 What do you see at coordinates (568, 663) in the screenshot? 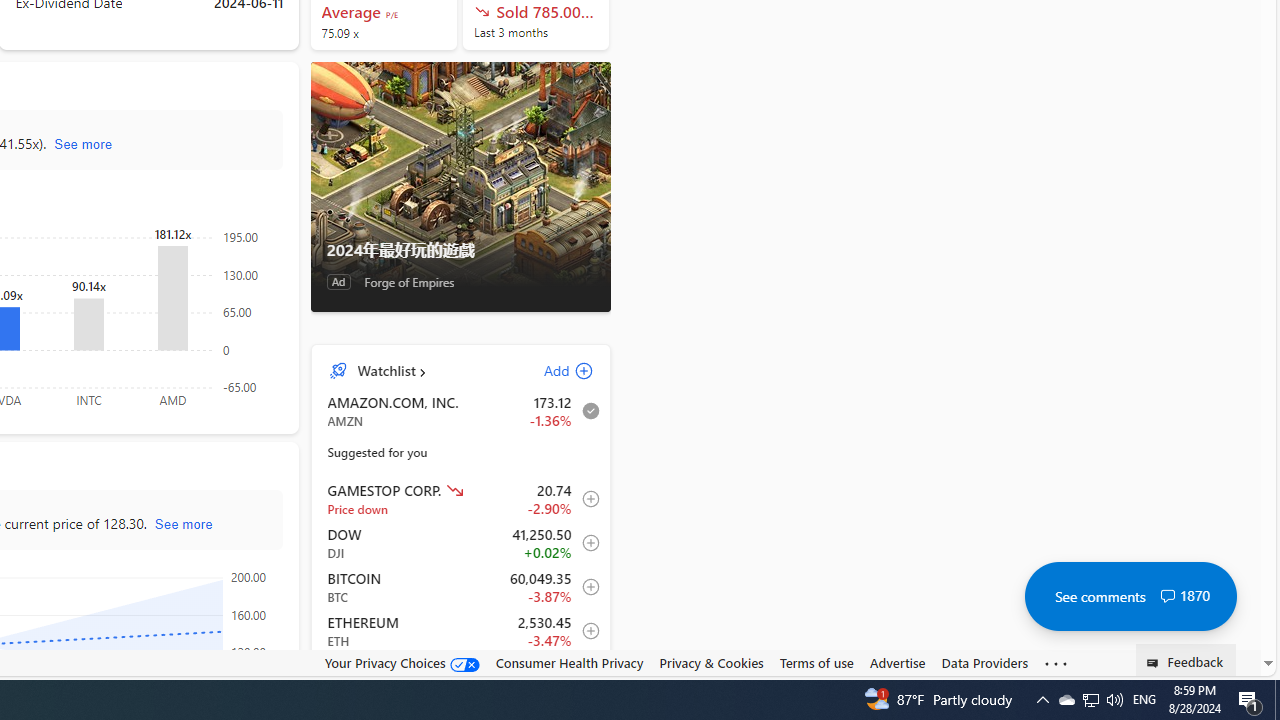
I see `'Consumer Health Privacy'` at bounding box center [568, 663].